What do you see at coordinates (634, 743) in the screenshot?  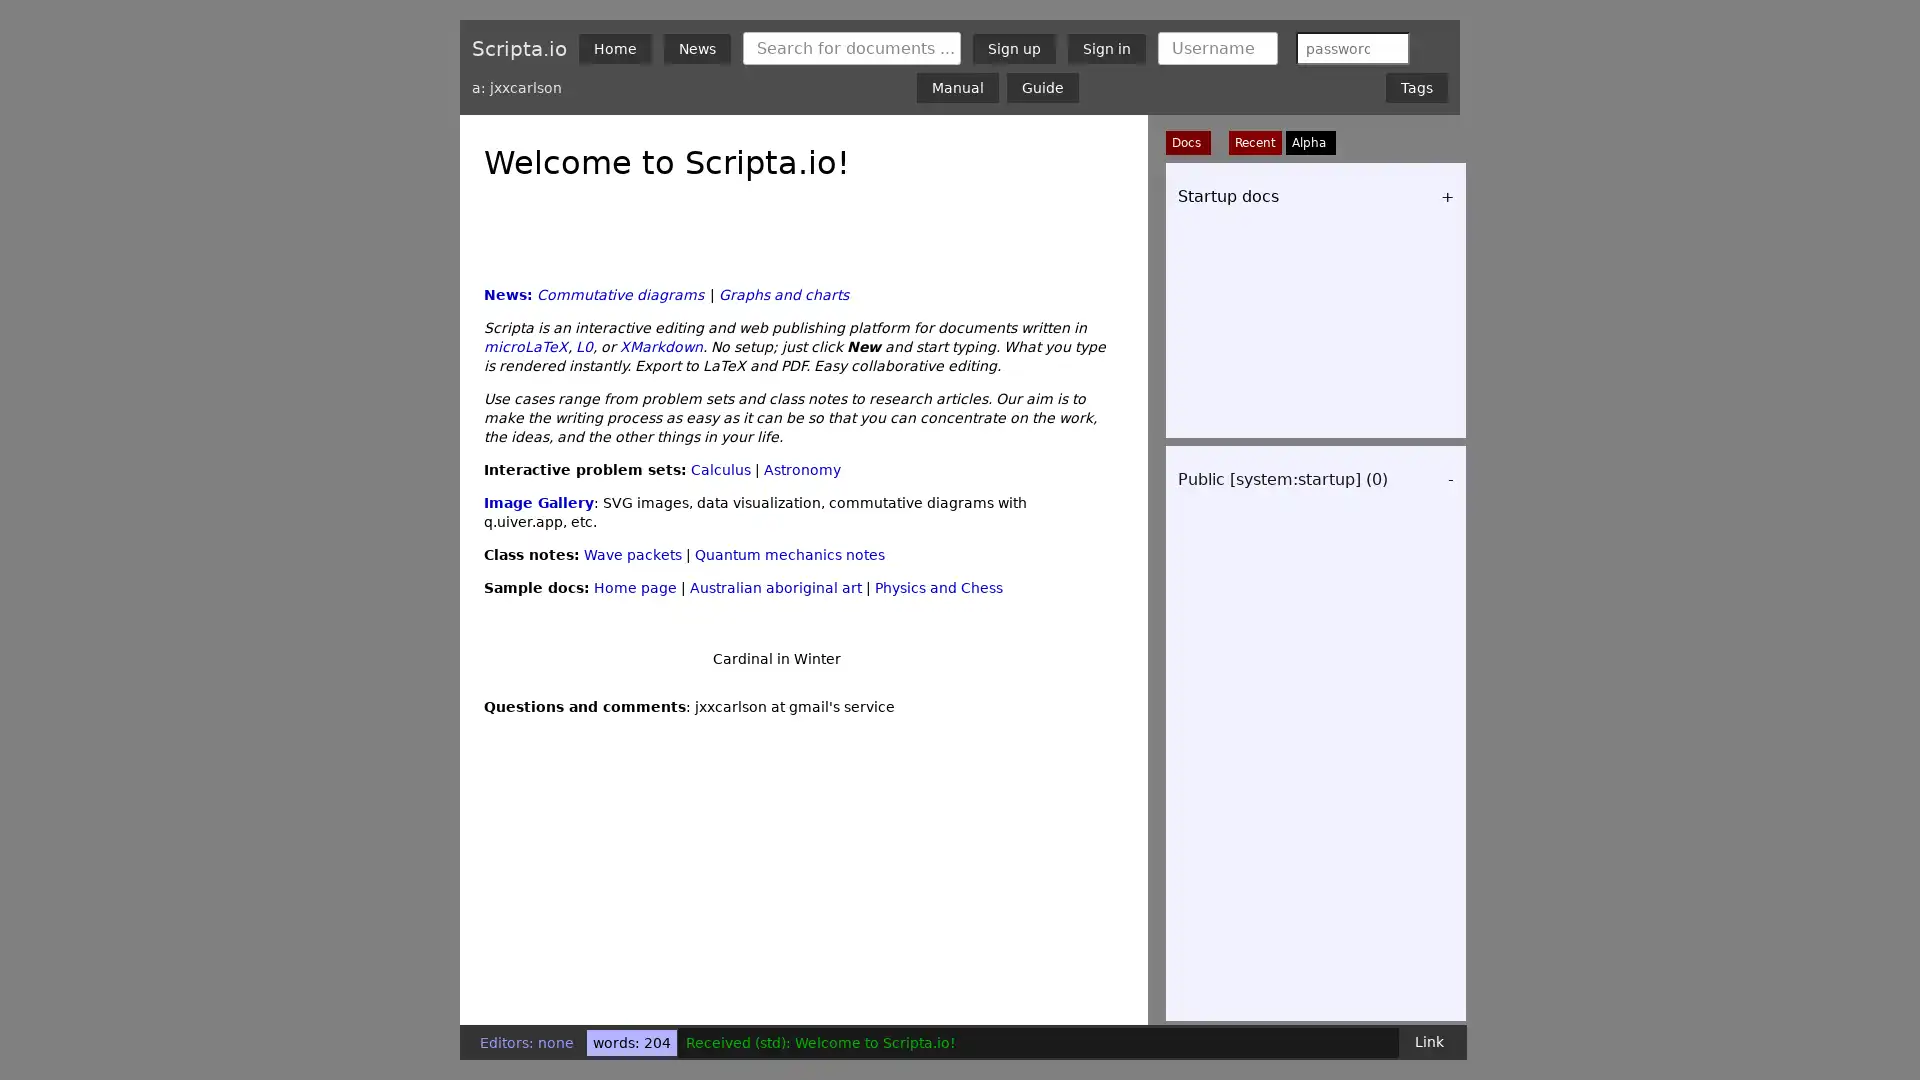 I see `Home page` at bounding box center [634, 743].